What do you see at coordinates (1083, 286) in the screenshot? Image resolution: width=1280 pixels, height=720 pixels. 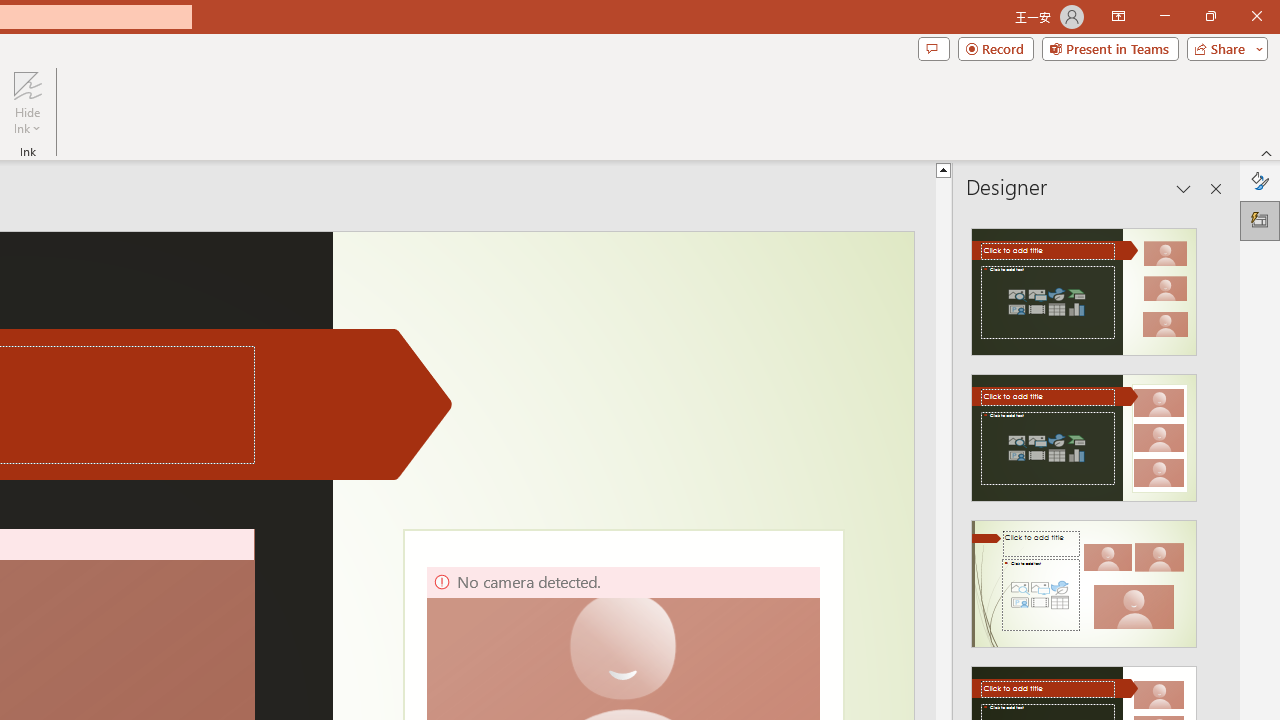 I see `'Recommended Design: Design Idea'` at bounding box center [1083, 286].